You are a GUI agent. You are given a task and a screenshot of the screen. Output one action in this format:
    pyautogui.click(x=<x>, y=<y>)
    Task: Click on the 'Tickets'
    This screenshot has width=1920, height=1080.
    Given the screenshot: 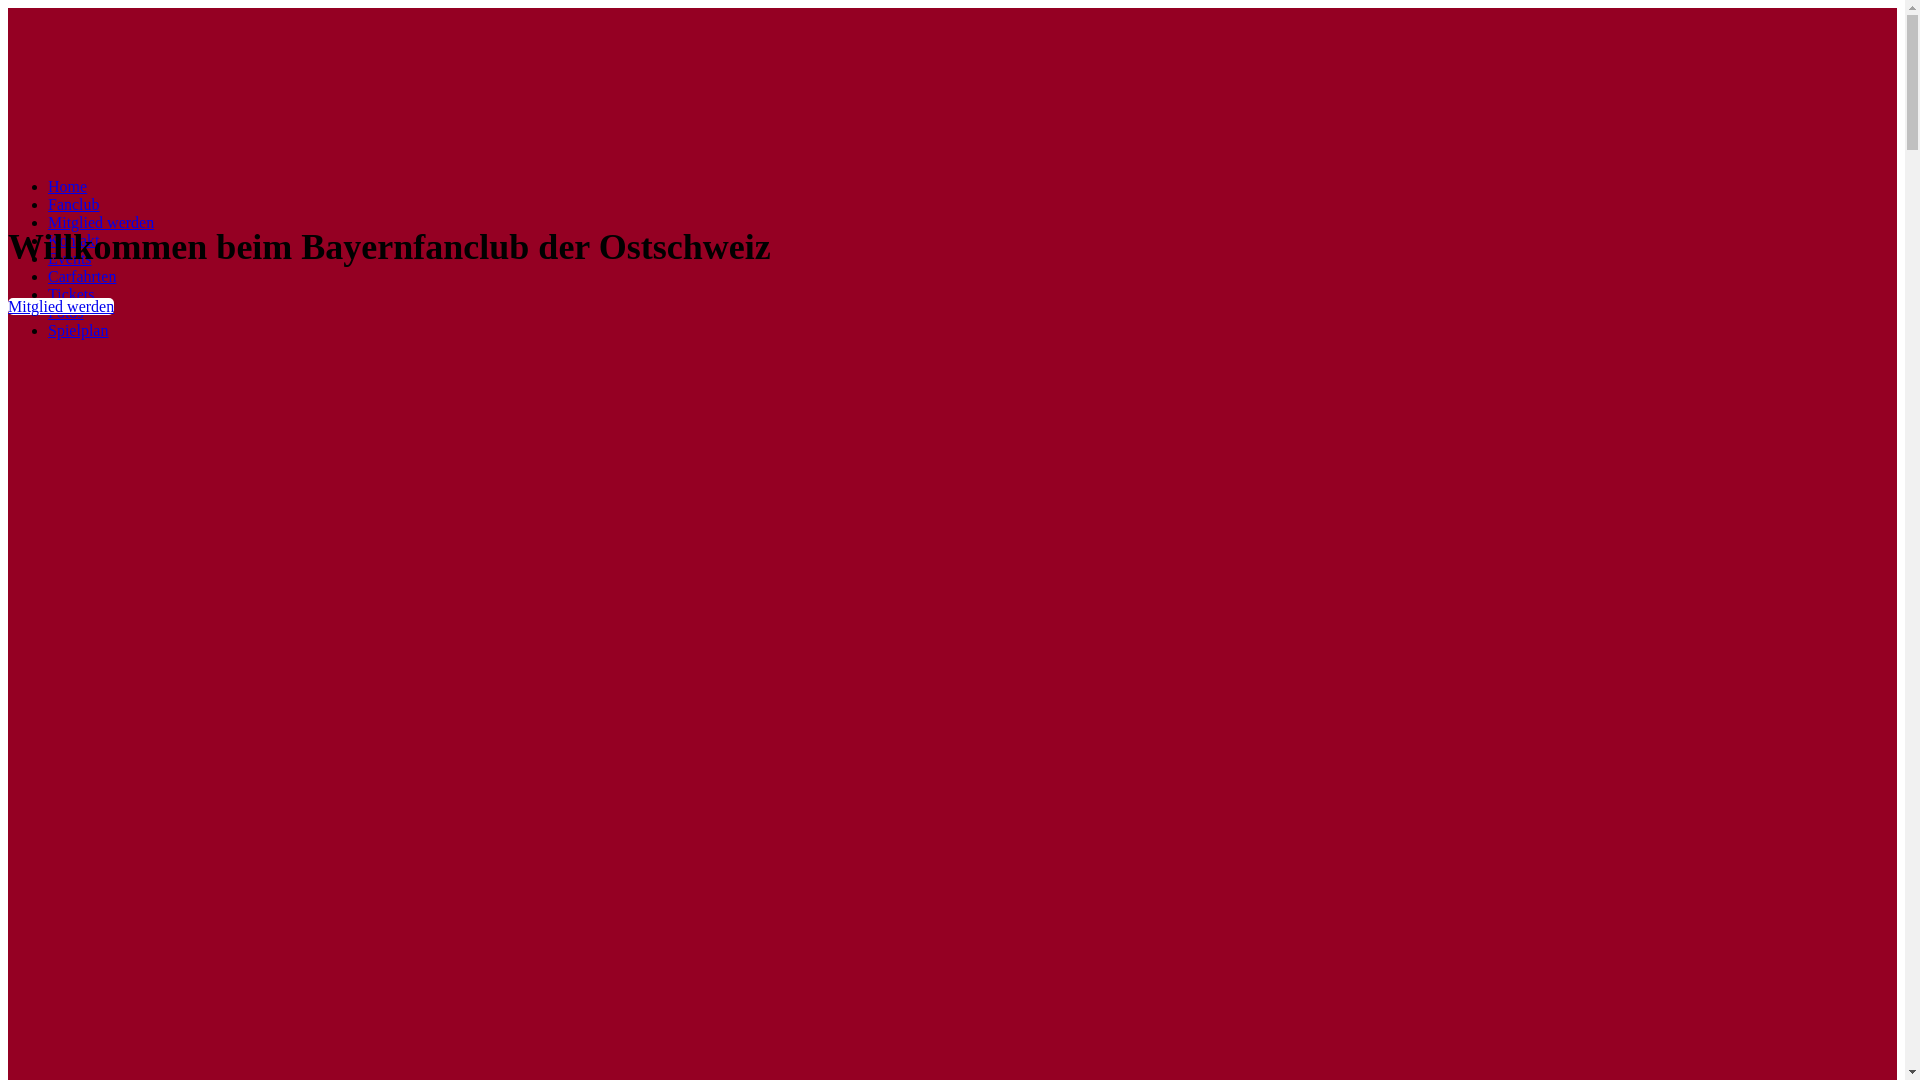 What is the action you would take?
    pyautogui.click(x=71, y=294)
    